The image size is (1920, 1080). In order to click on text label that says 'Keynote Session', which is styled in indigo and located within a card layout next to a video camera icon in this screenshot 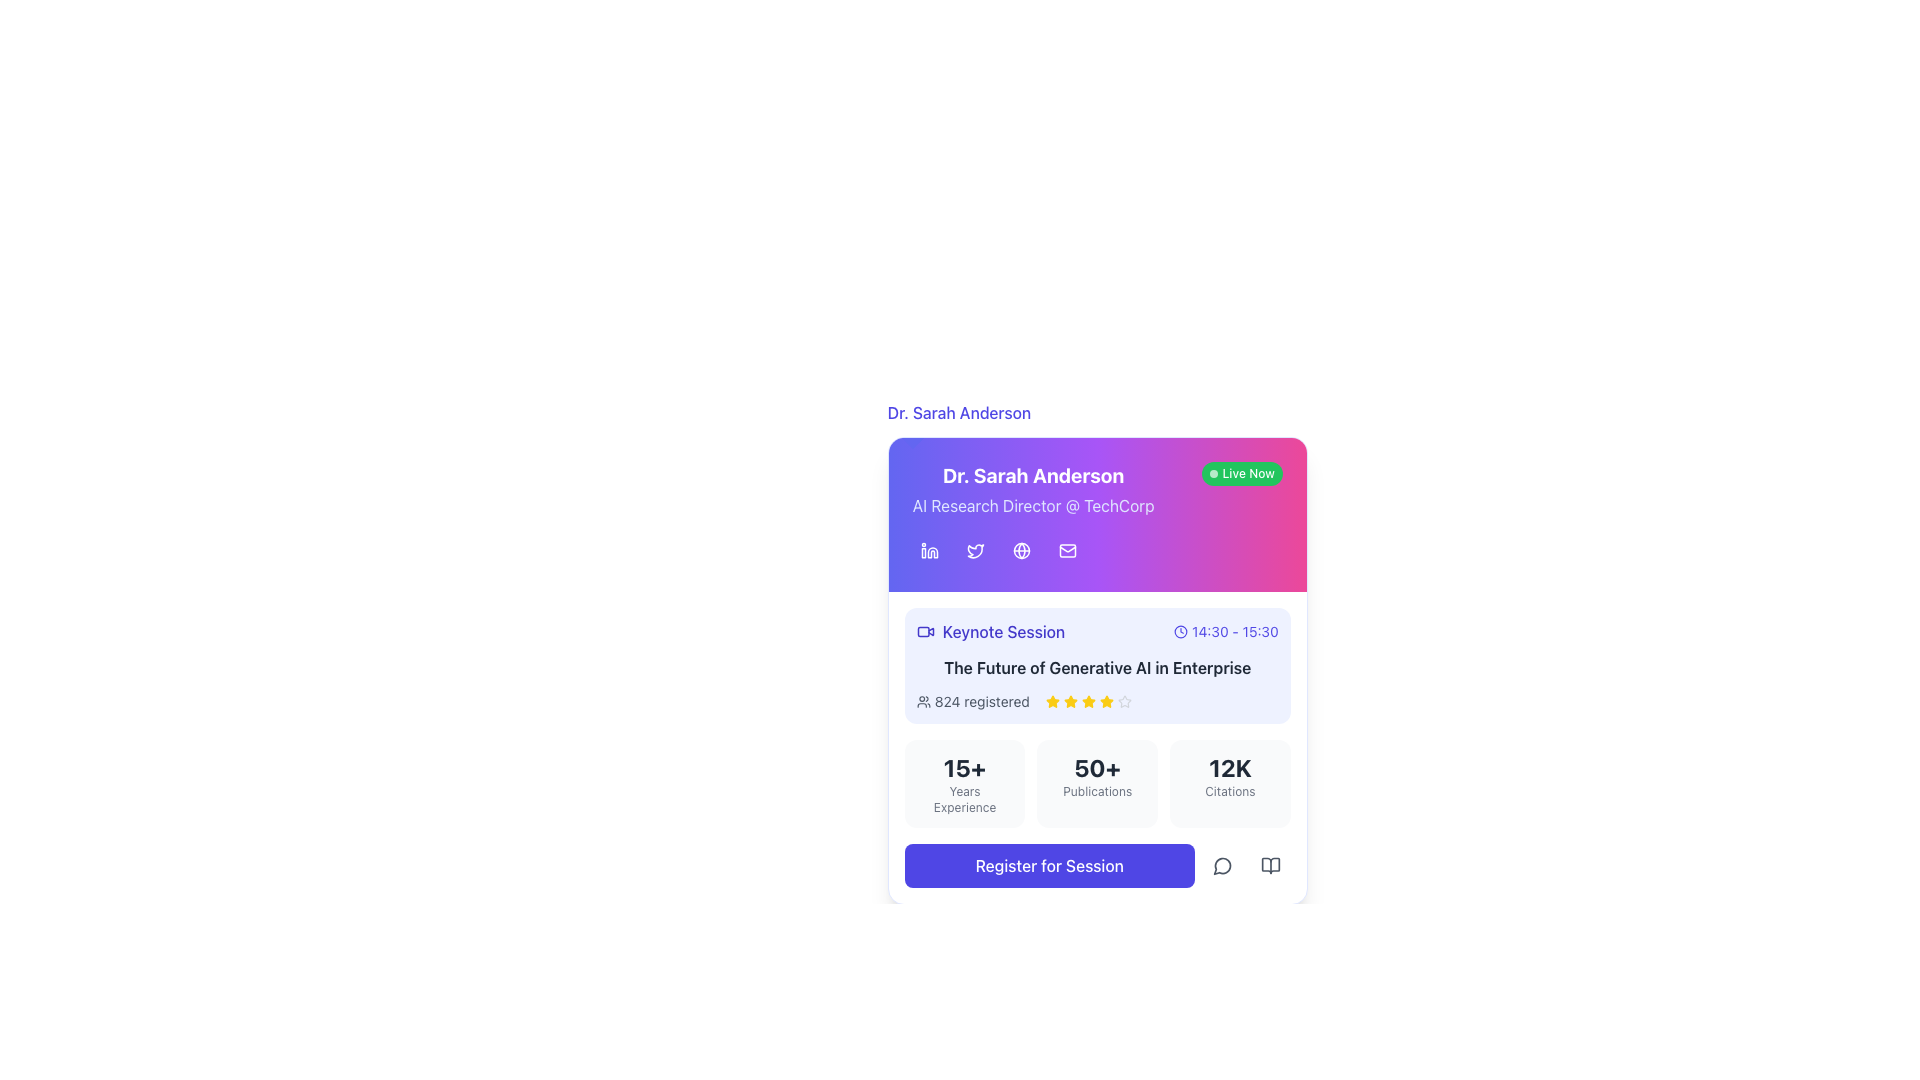, I will do `click(1003, 632)`.